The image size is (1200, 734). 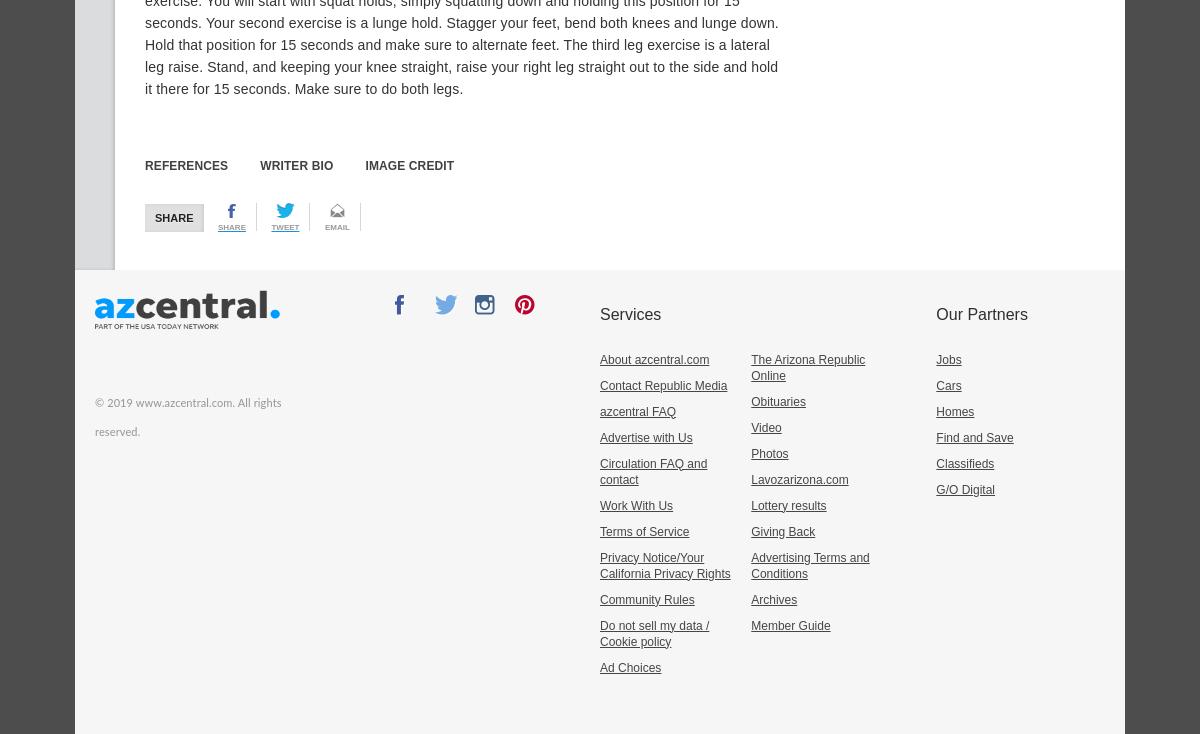 I want to click on 'Work With Us', so click(x=636, y=503).